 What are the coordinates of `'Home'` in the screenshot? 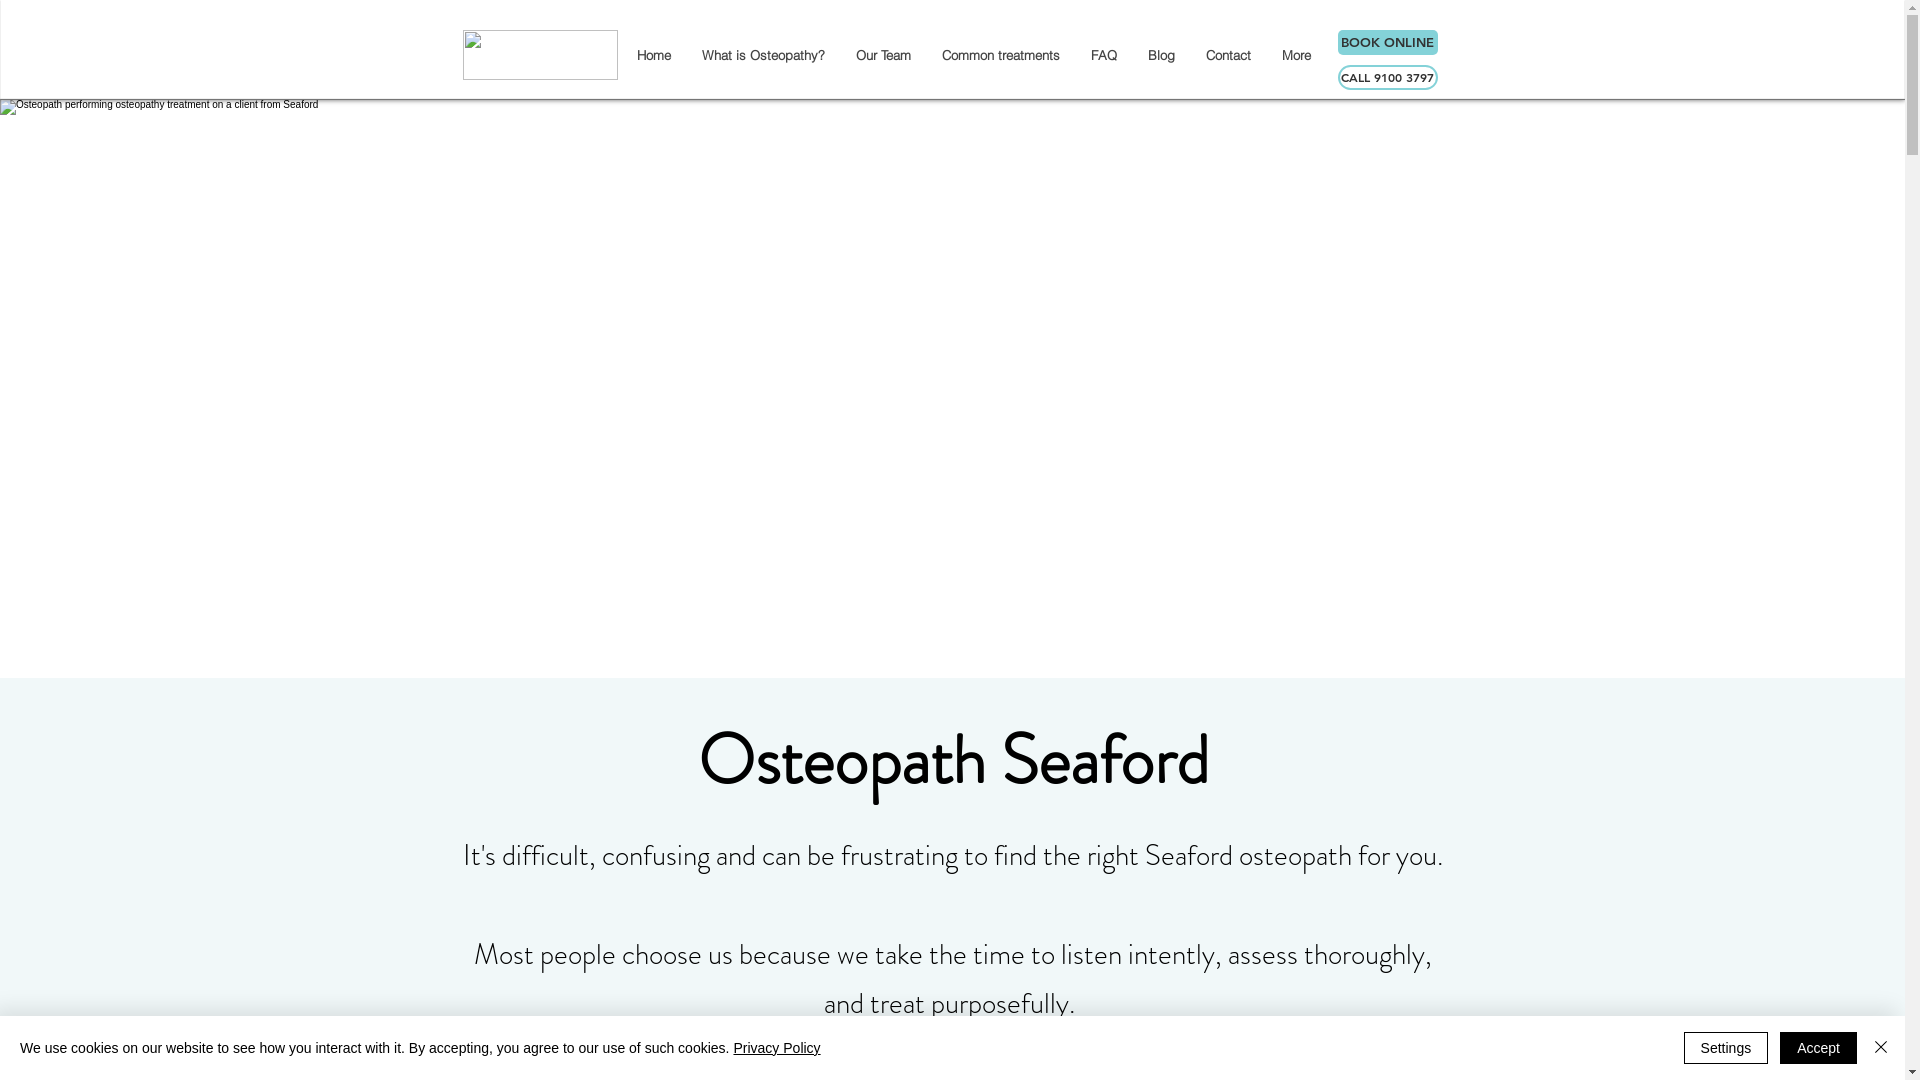 It's located at (652, 53).